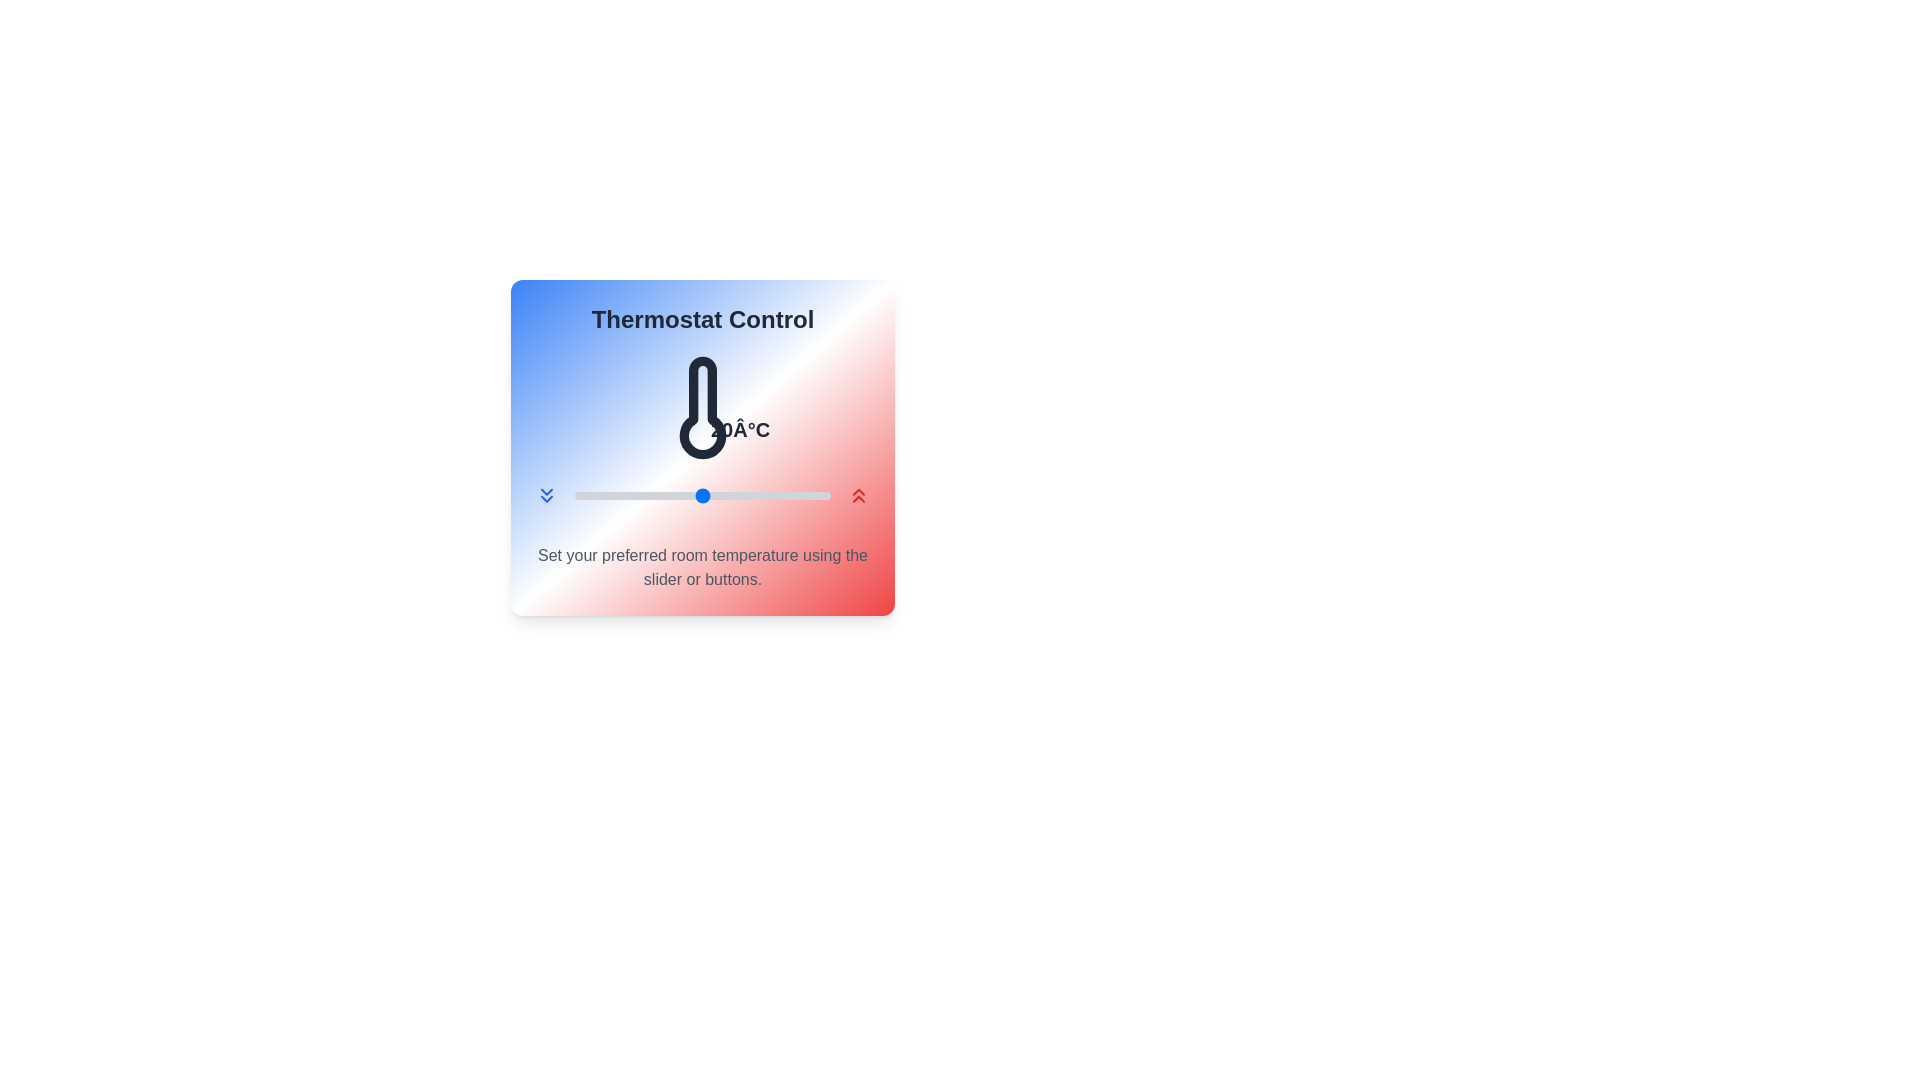 The height and width of the screenshot is (1080, 1920). Describe the element at coordinates (715, 495) in the screenshot. I see `the temperature to 21°C using the slider` at that location.